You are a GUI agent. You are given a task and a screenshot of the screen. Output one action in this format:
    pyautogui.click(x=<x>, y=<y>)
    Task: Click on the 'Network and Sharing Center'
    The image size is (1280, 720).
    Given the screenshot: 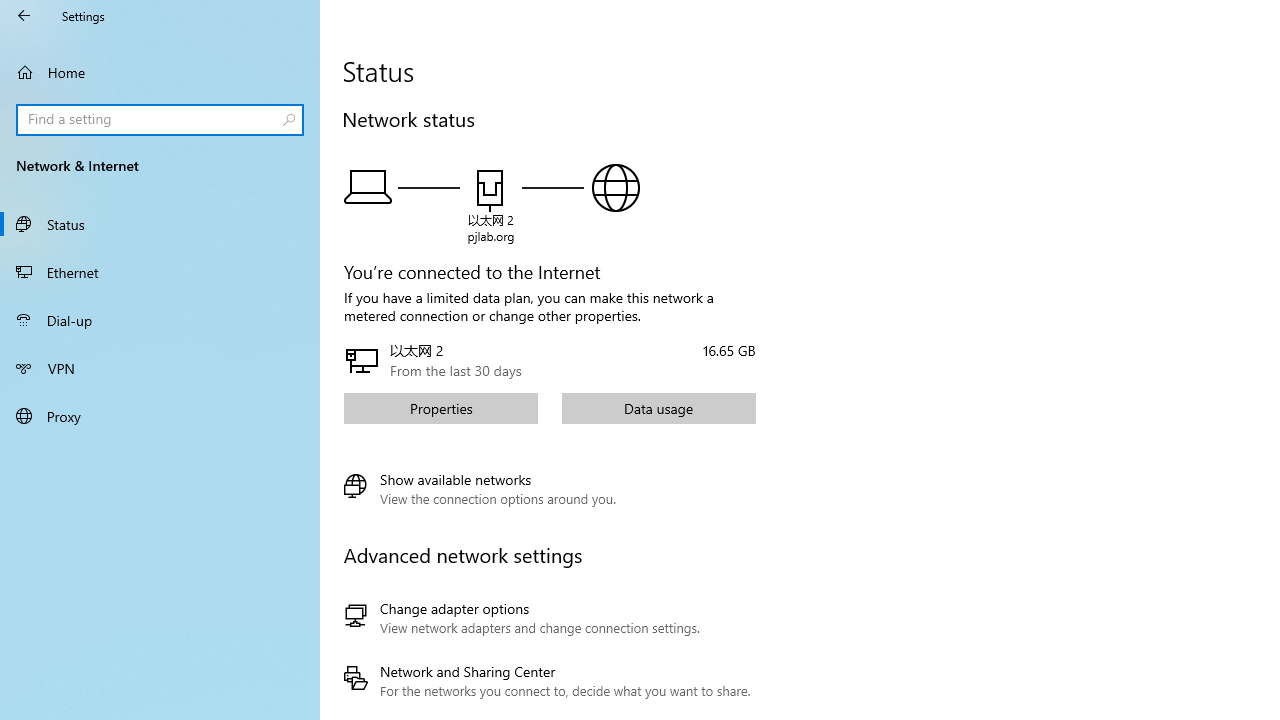 What is the action you would take?
    pyautogui.click(x=547, y=680)
    